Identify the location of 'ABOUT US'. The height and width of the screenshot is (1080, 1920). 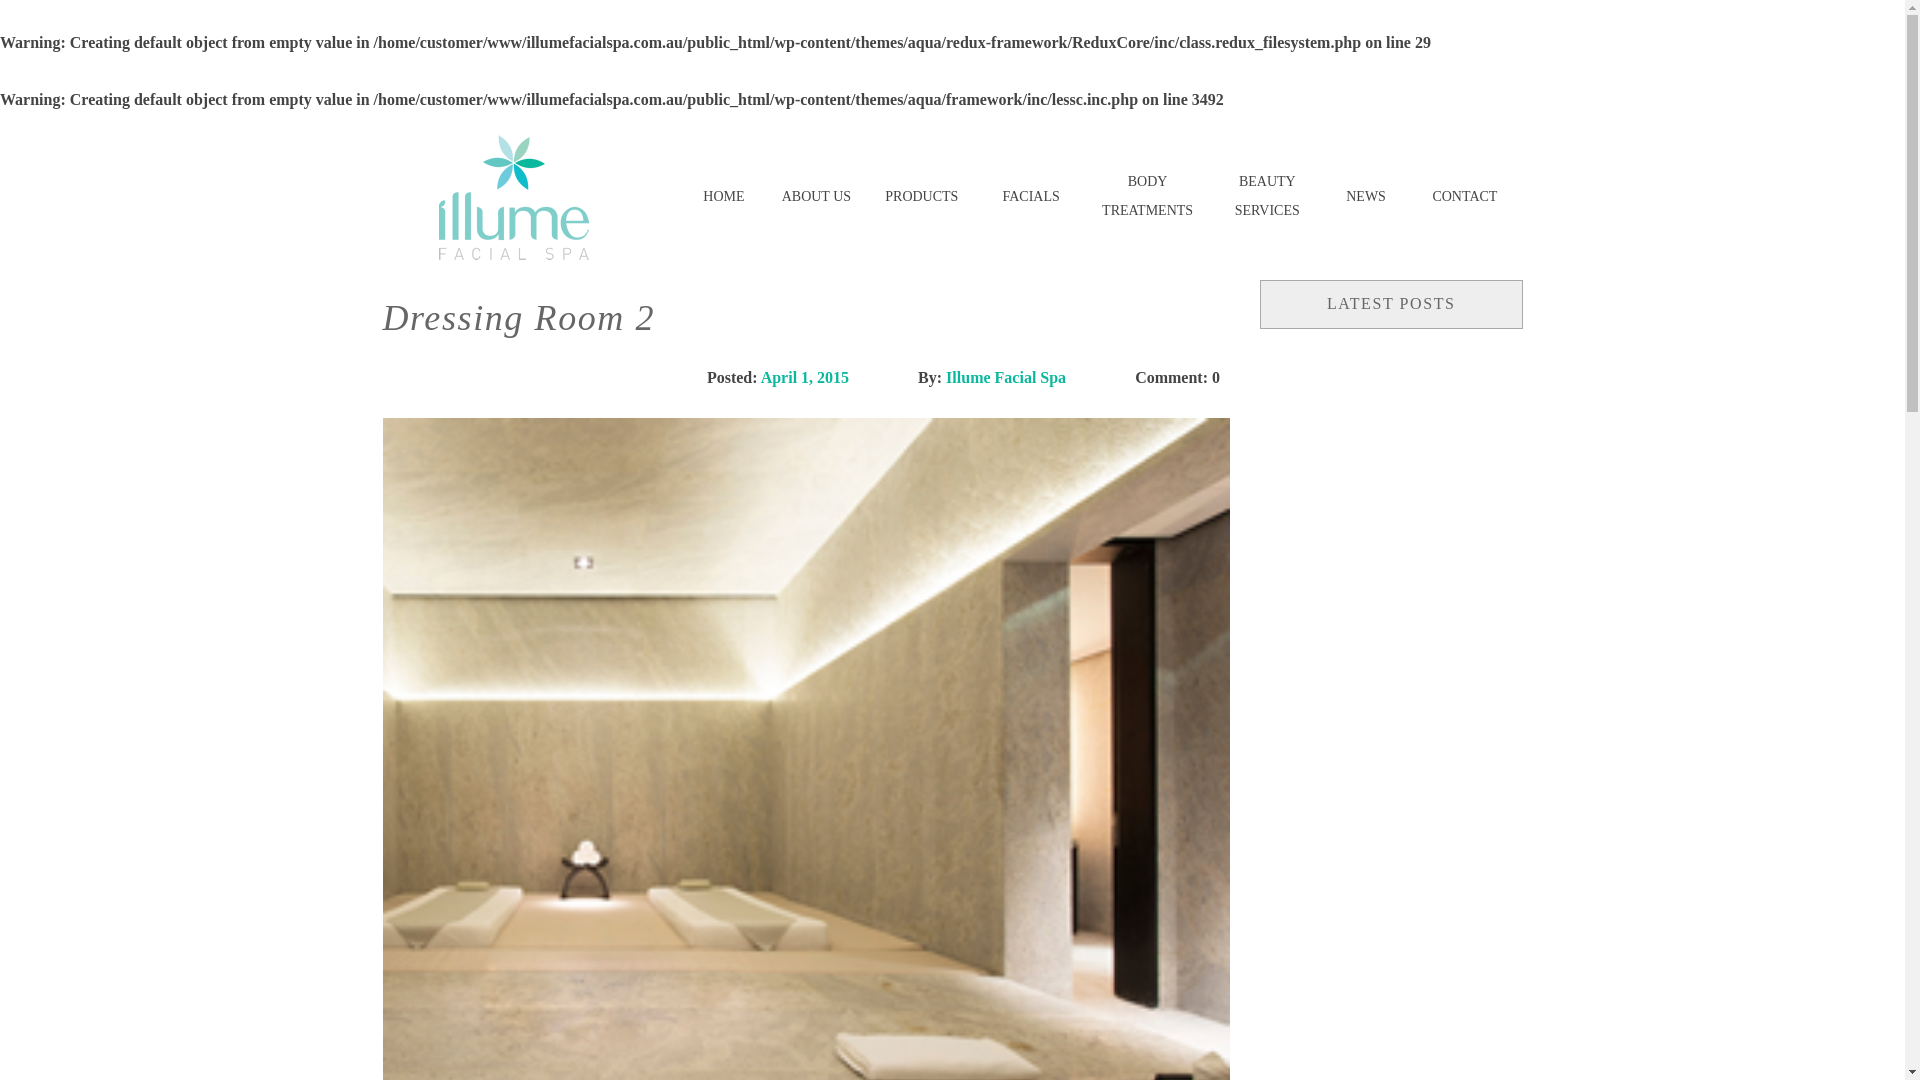
(816, 197).